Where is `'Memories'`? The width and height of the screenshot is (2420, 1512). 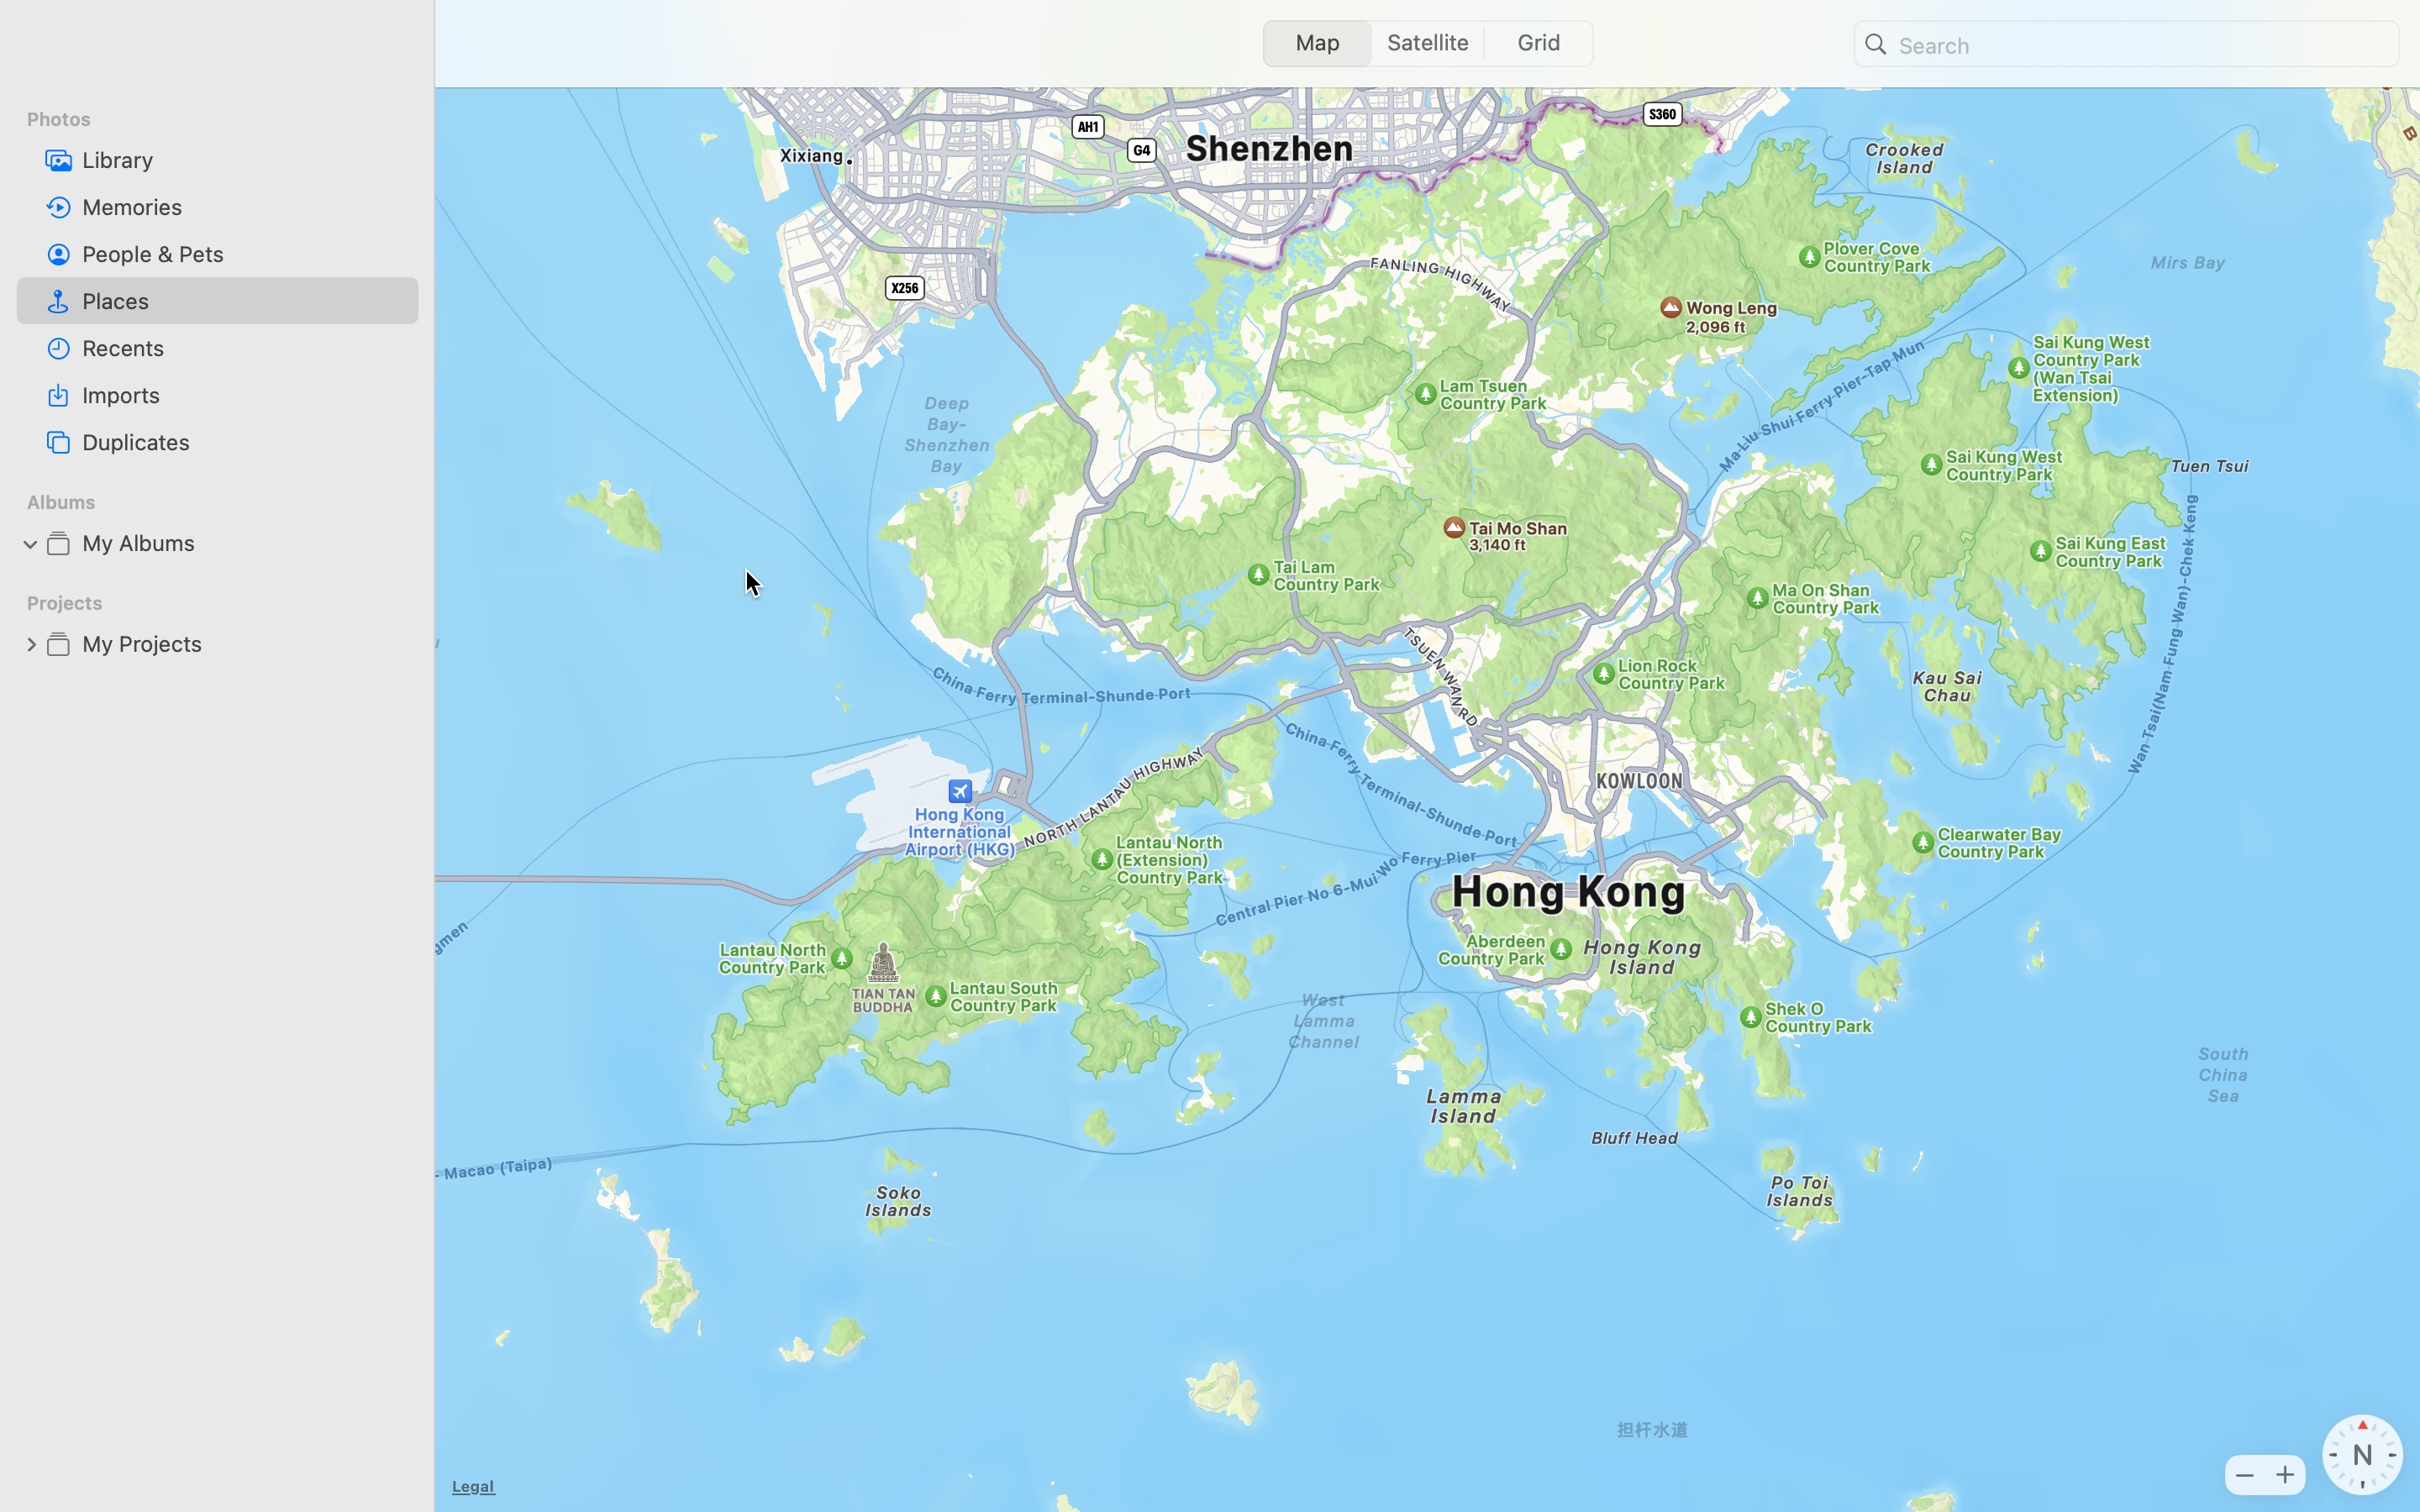 'Memories' is located at coordinates (244, 206).